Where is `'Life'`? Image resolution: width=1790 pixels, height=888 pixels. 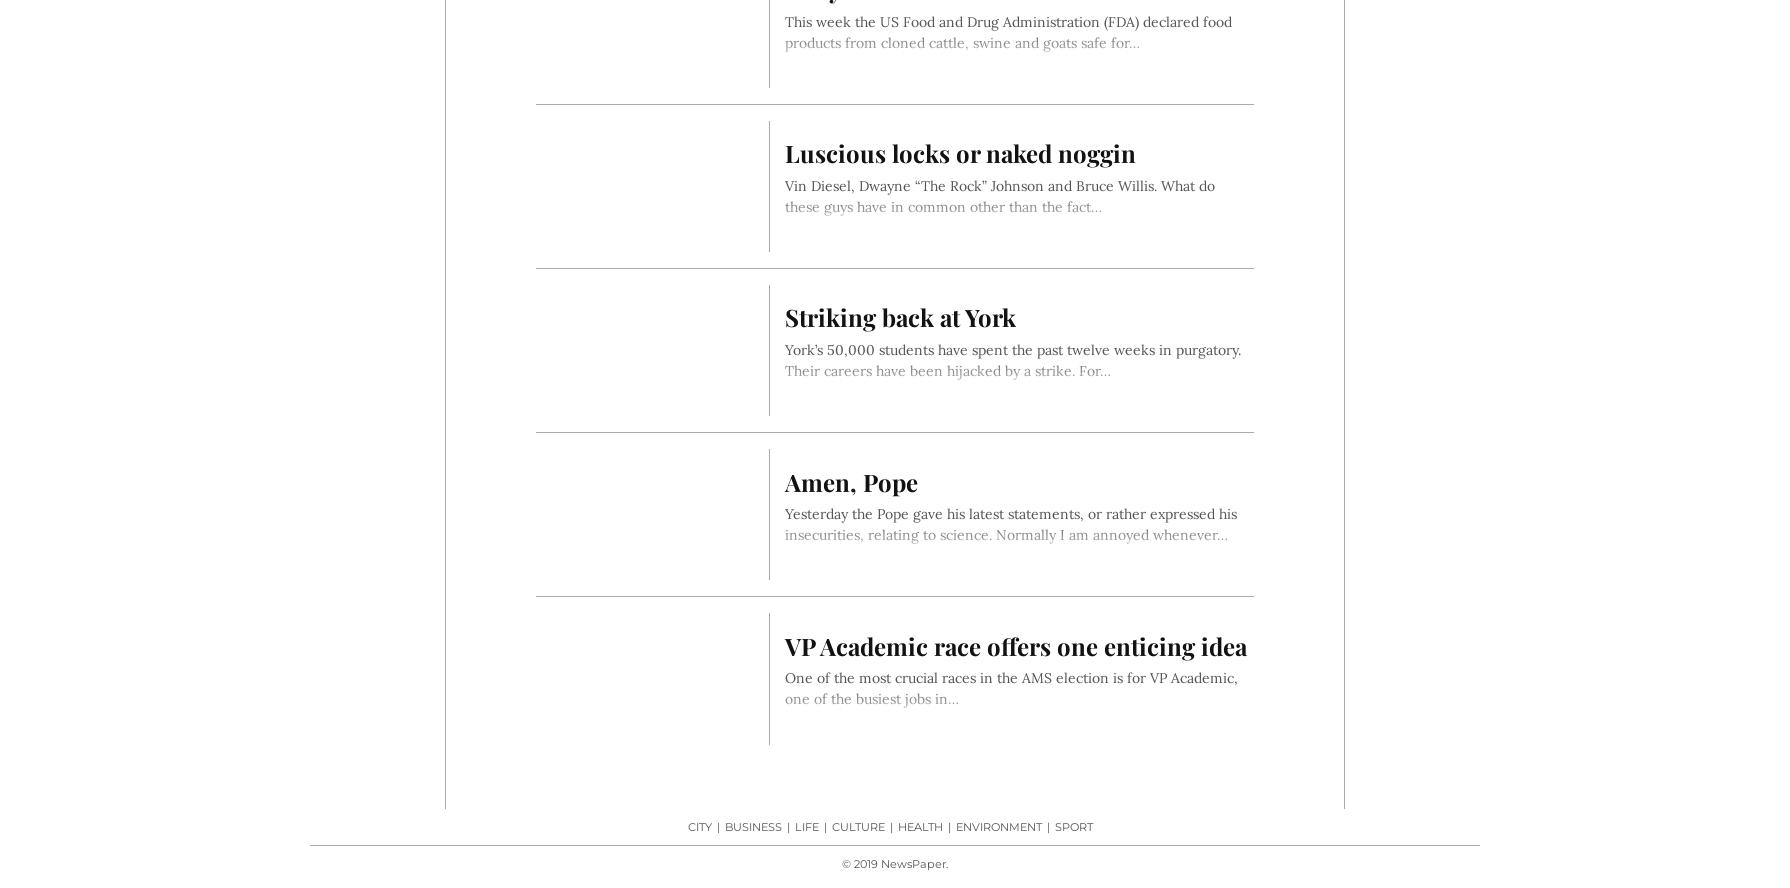 'Life' is located at coordinates (805, 826).